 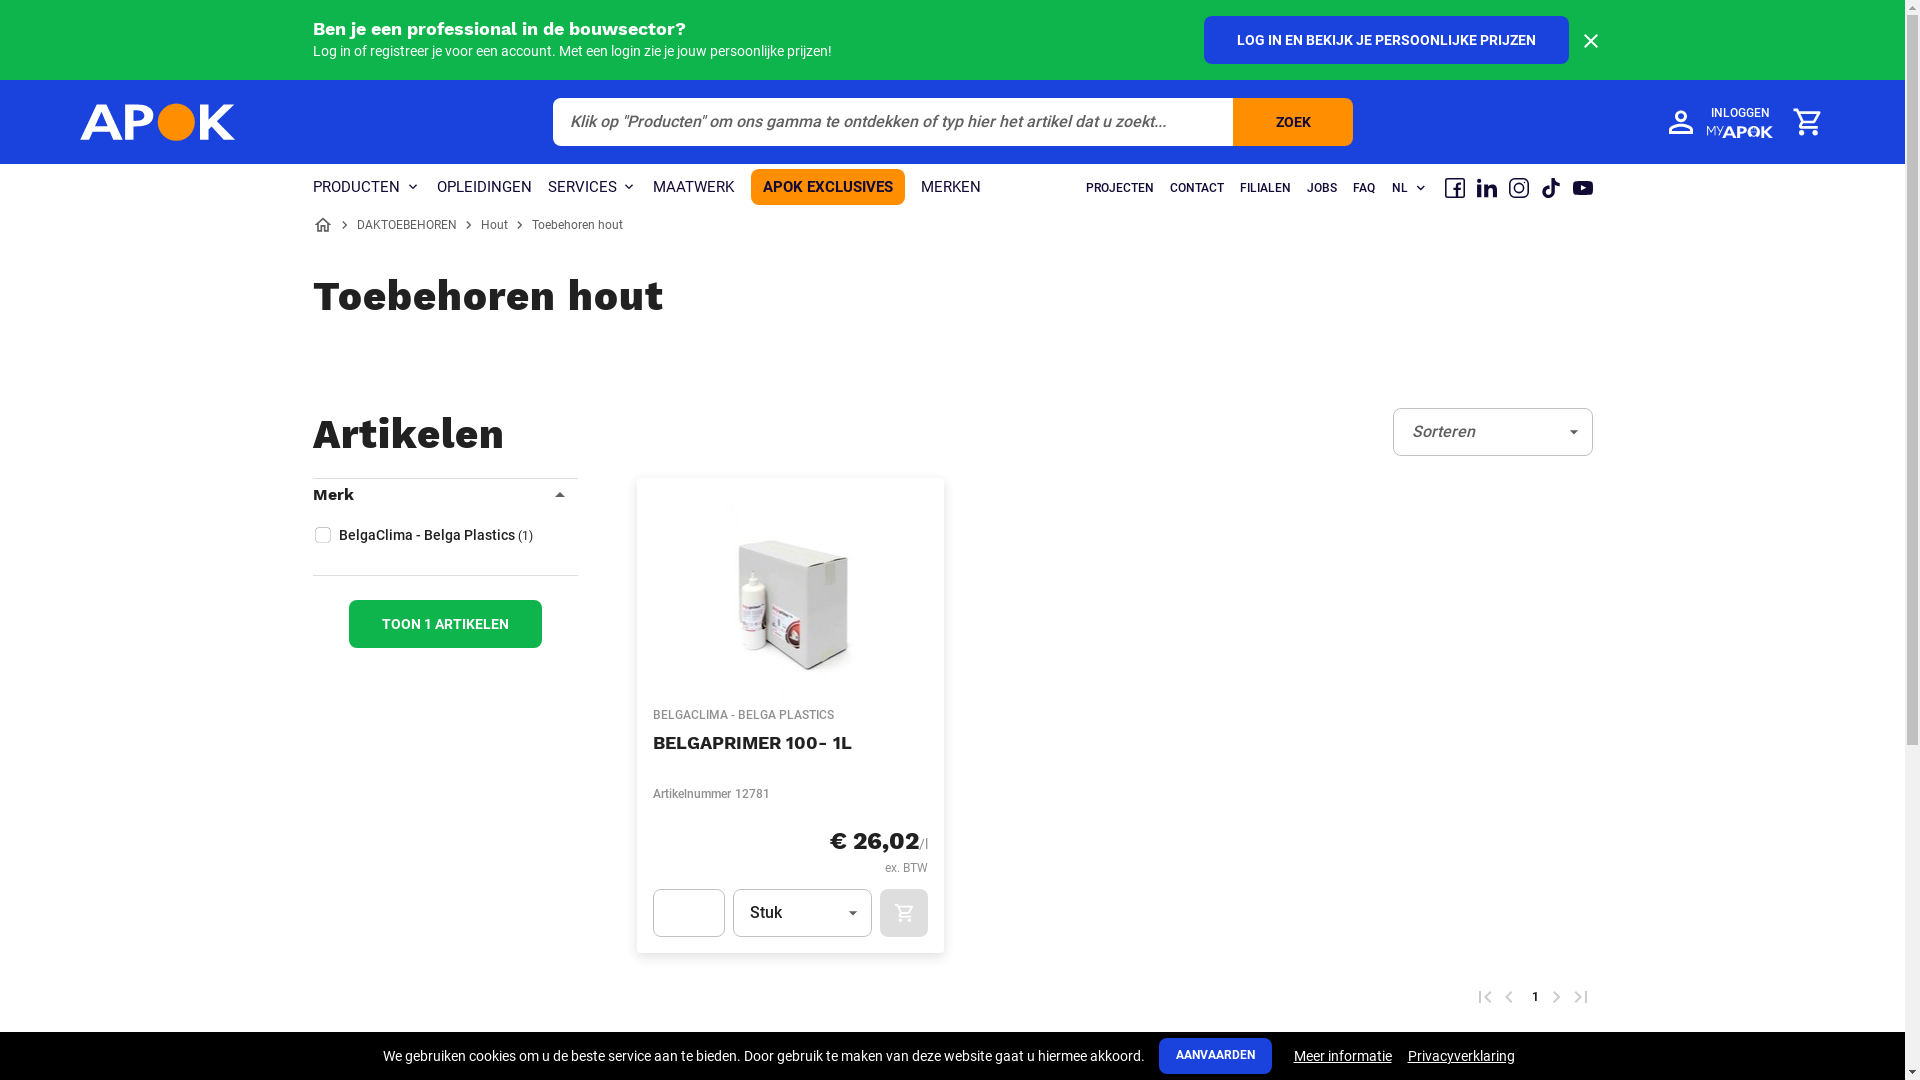 I want to click on 'TOON 1 ARTIKELEN', so click(x=347, y=623).